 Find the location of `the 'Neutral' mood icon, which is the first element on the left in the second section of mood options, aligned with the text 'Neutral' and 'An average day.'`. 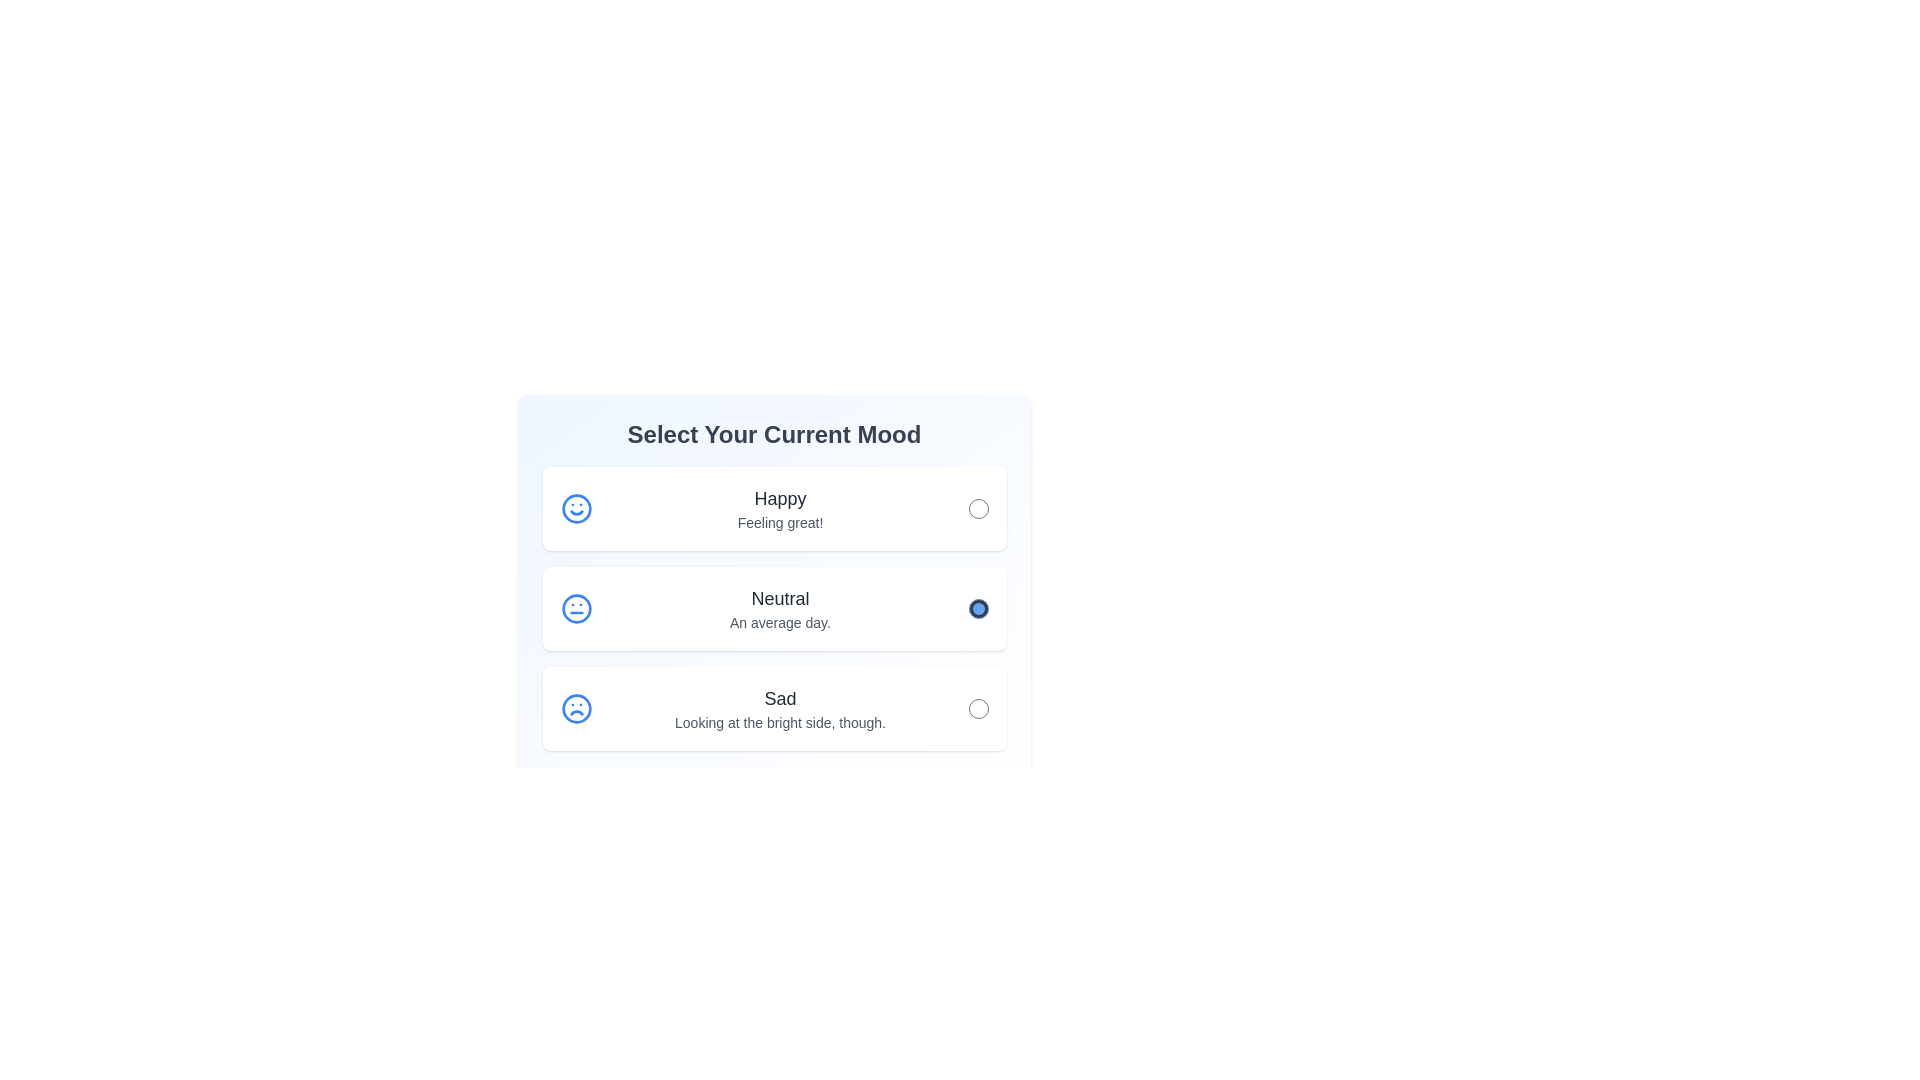

the 'Neutral' mood icon, which is the first element on the left in the second section of mood options, aligned with the text 'Neutral' and 'An average day.' is located at coordinates (575, 608).